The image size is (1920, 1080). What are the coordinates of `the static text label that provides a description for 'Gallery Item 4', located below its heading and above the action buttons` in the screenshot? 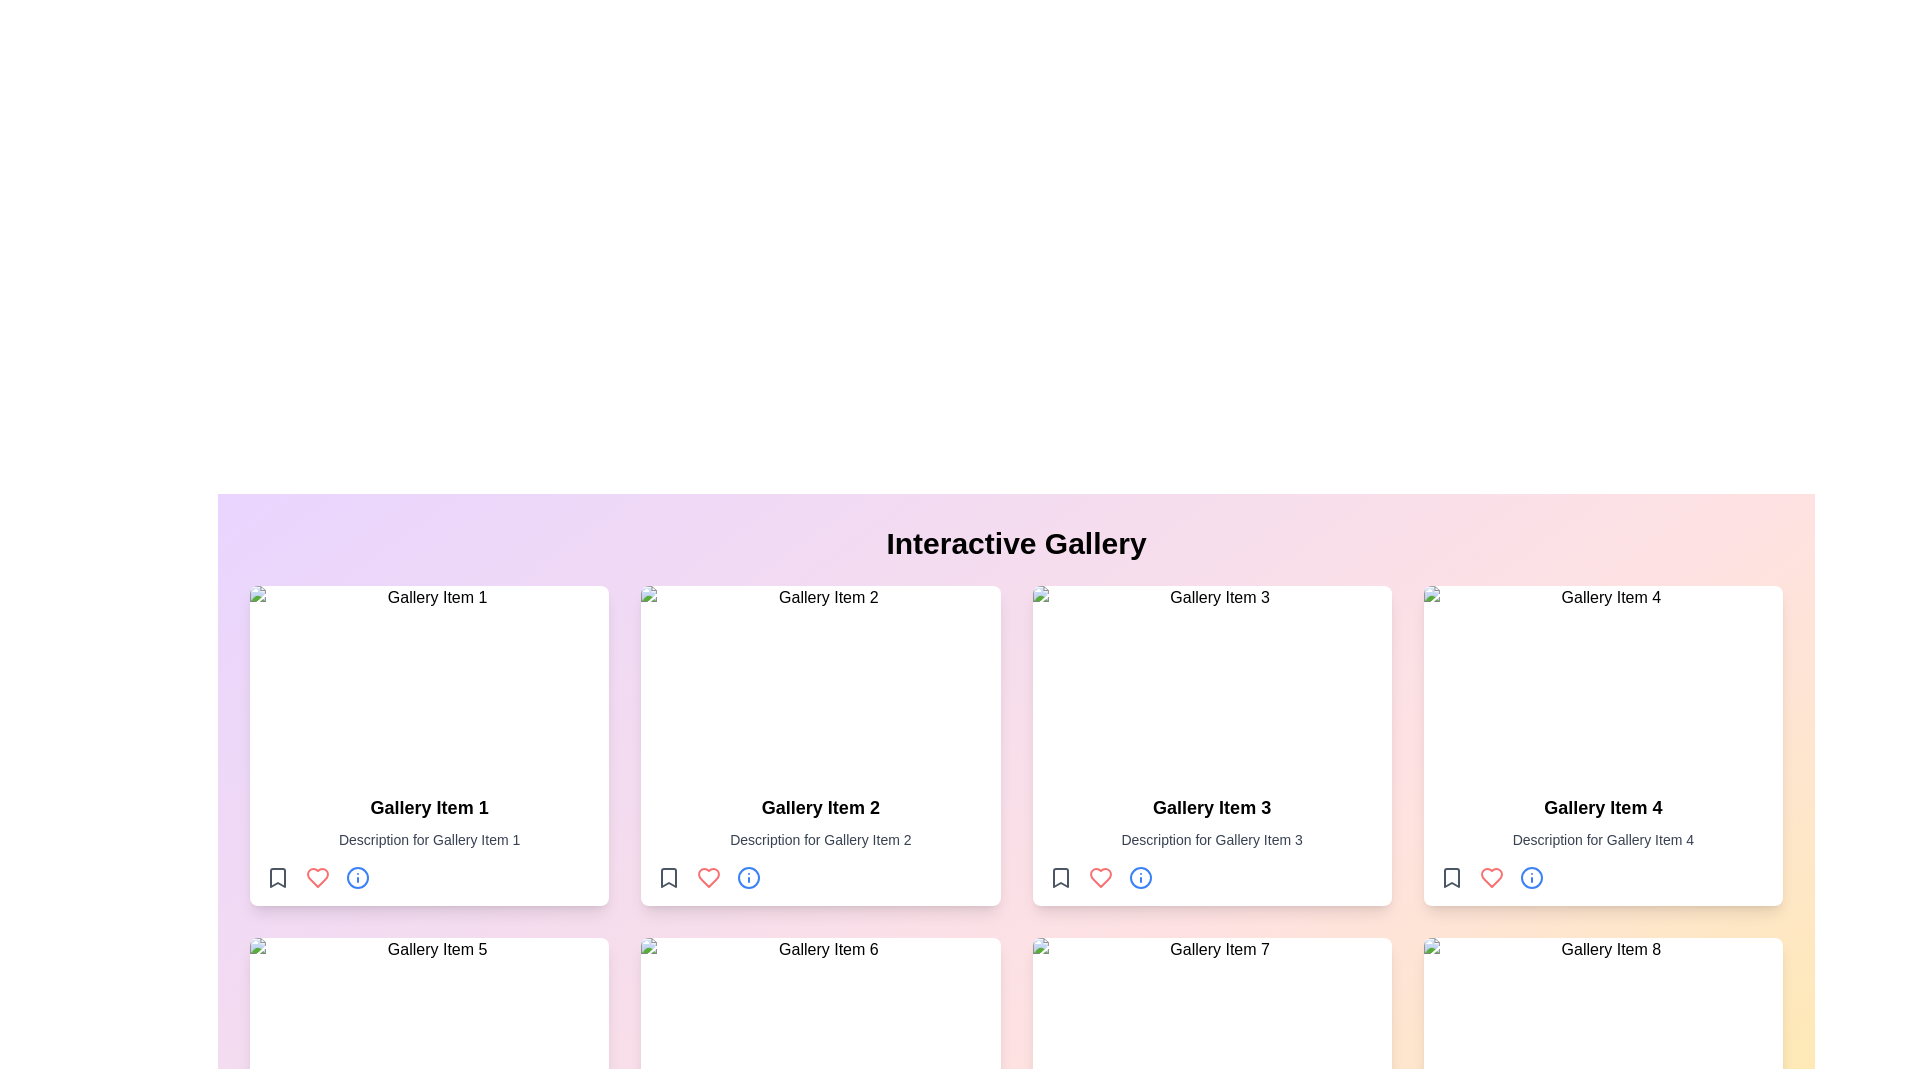 It's located at (1603, 840).